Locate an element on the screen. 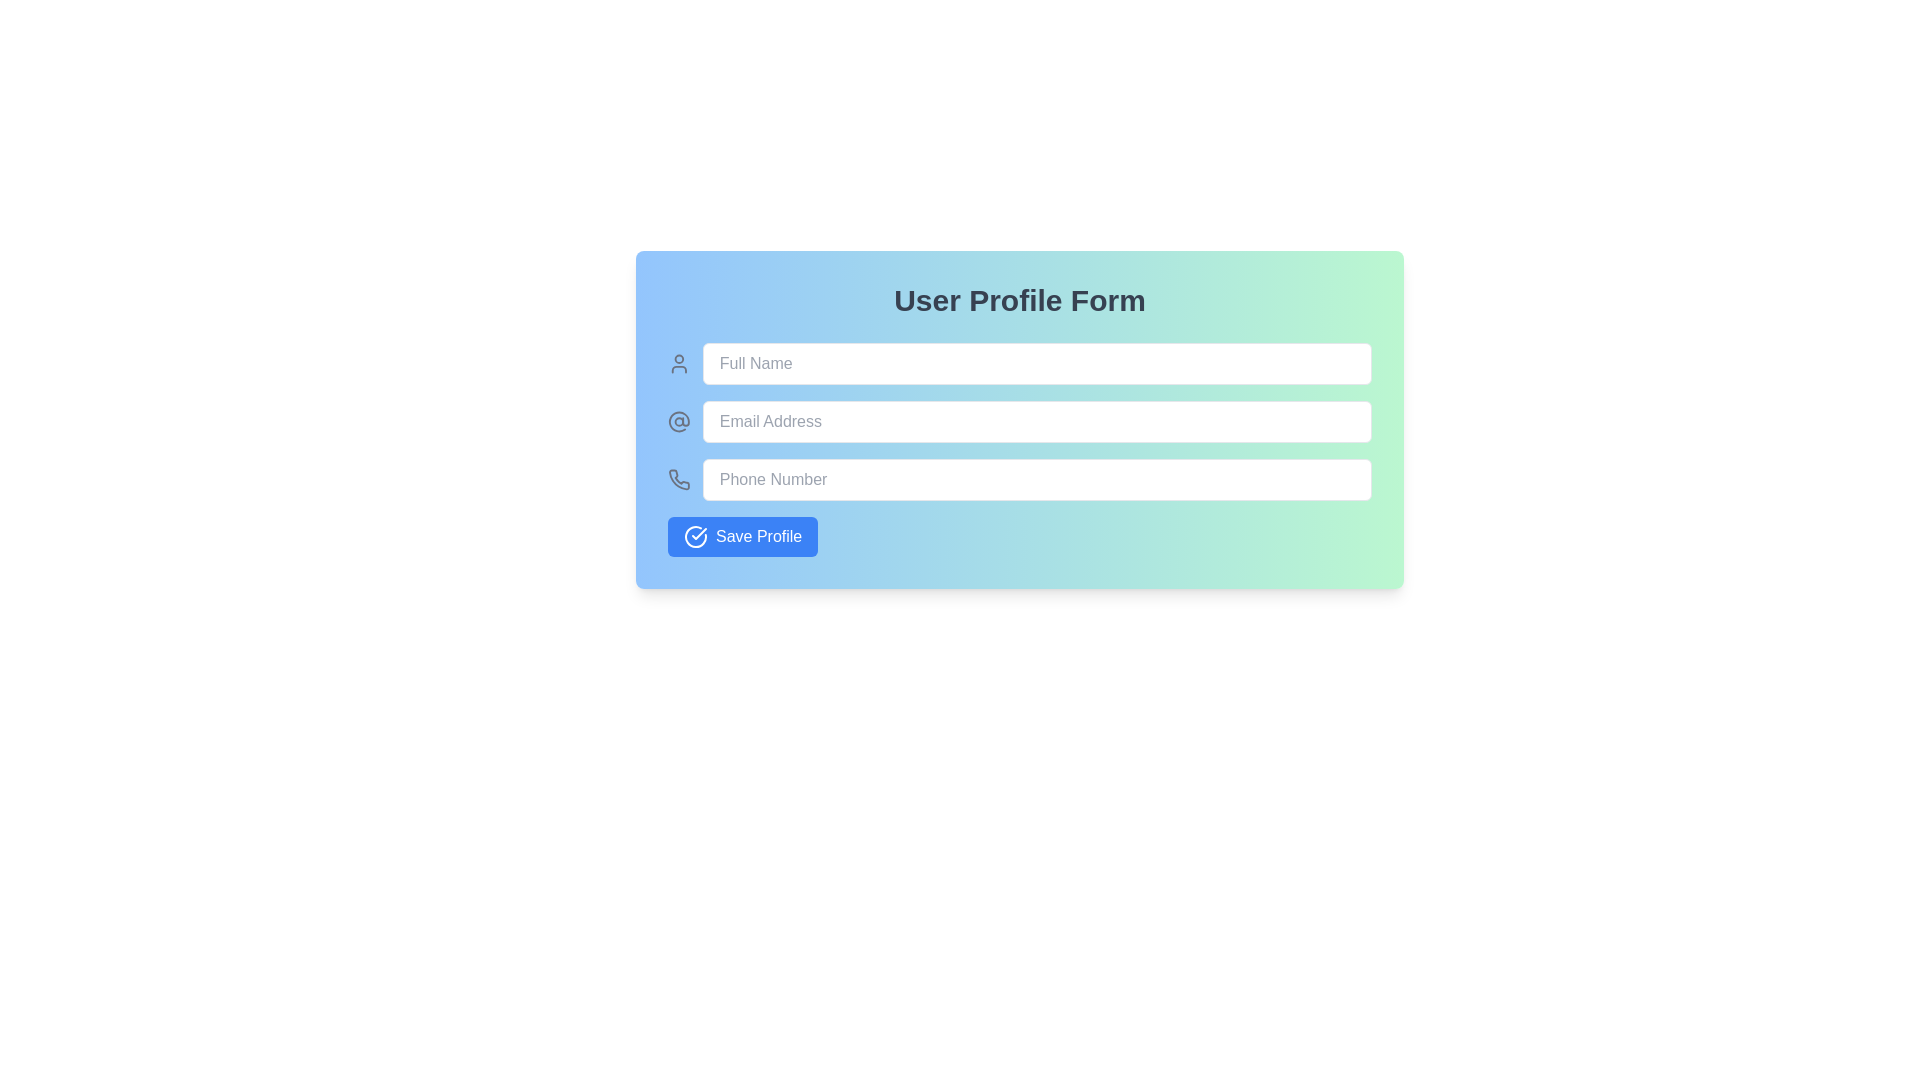 This screenshot has width=1920, height=1080. the email input field is located at coordinates (1019, 420).